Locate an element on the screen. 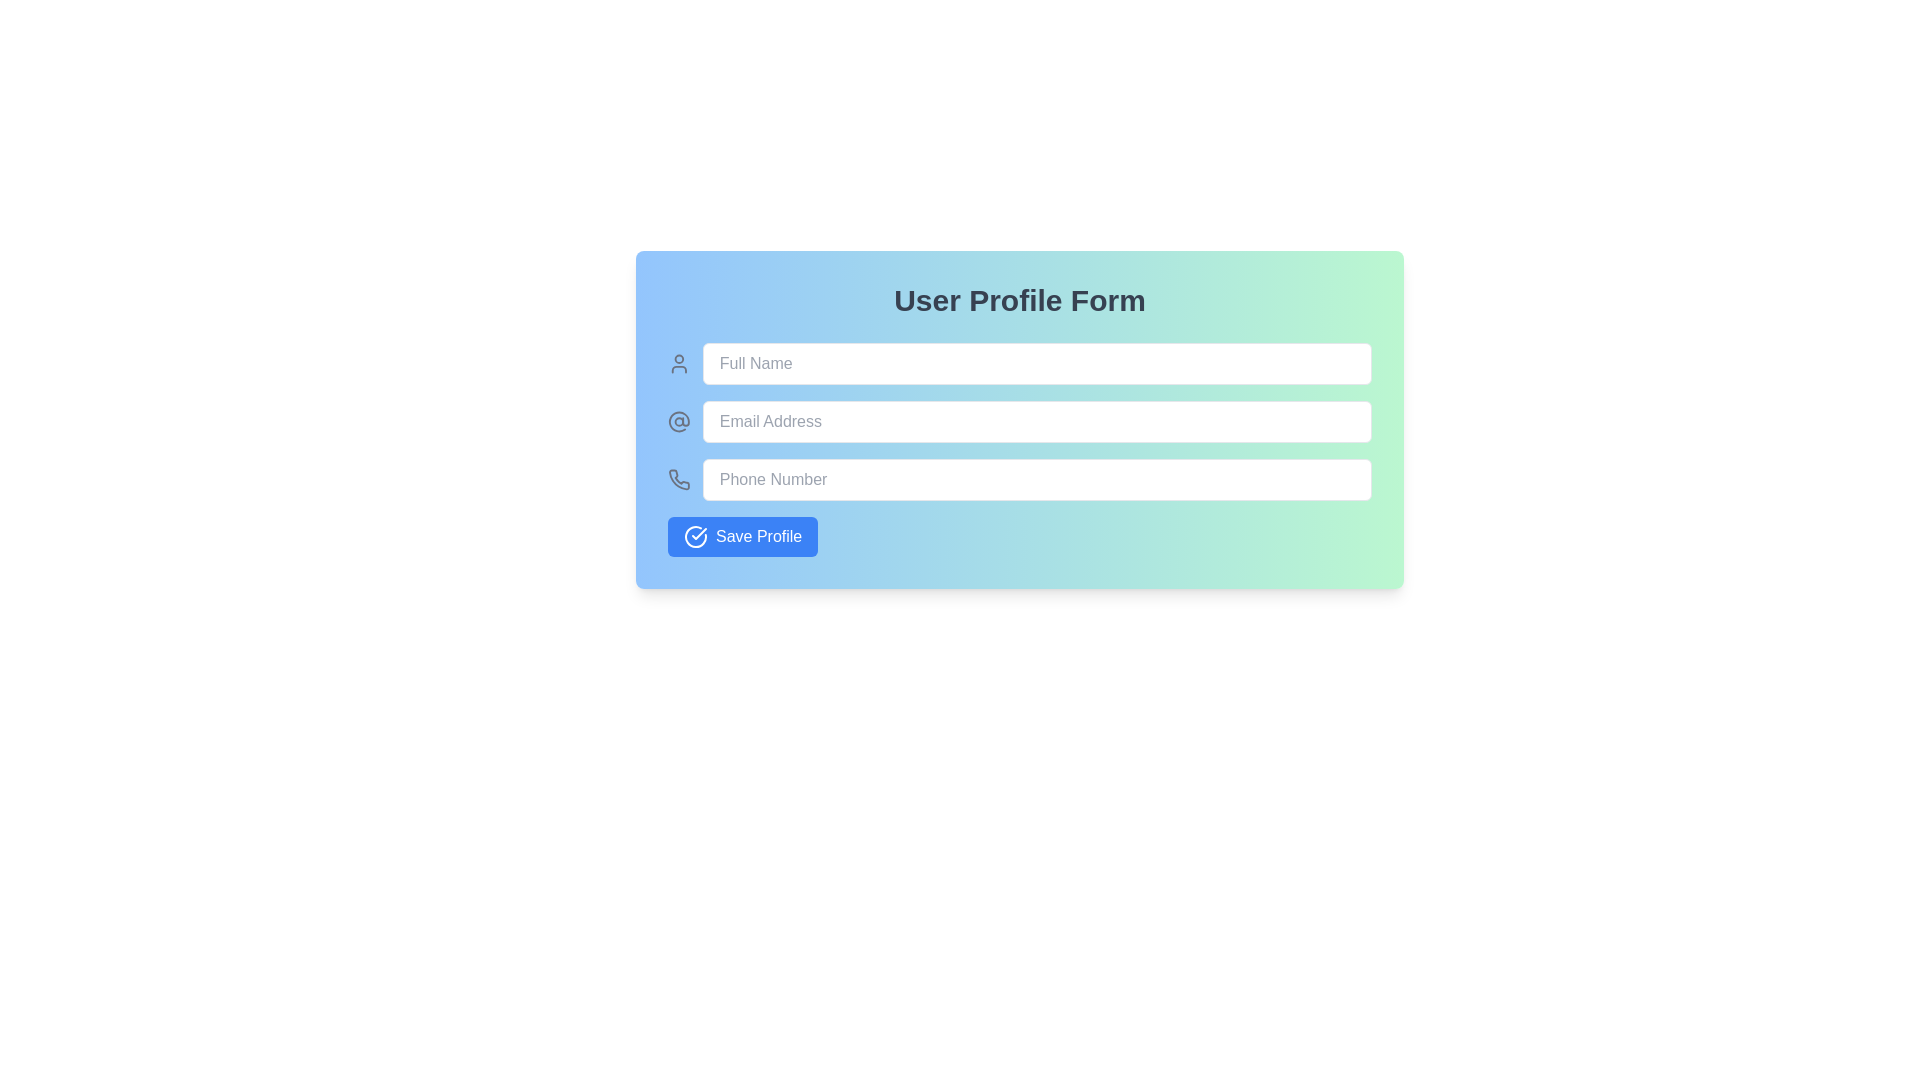 This screenshot has width=1920, height=1080. the email input field is located at coordinates (1019, 420).